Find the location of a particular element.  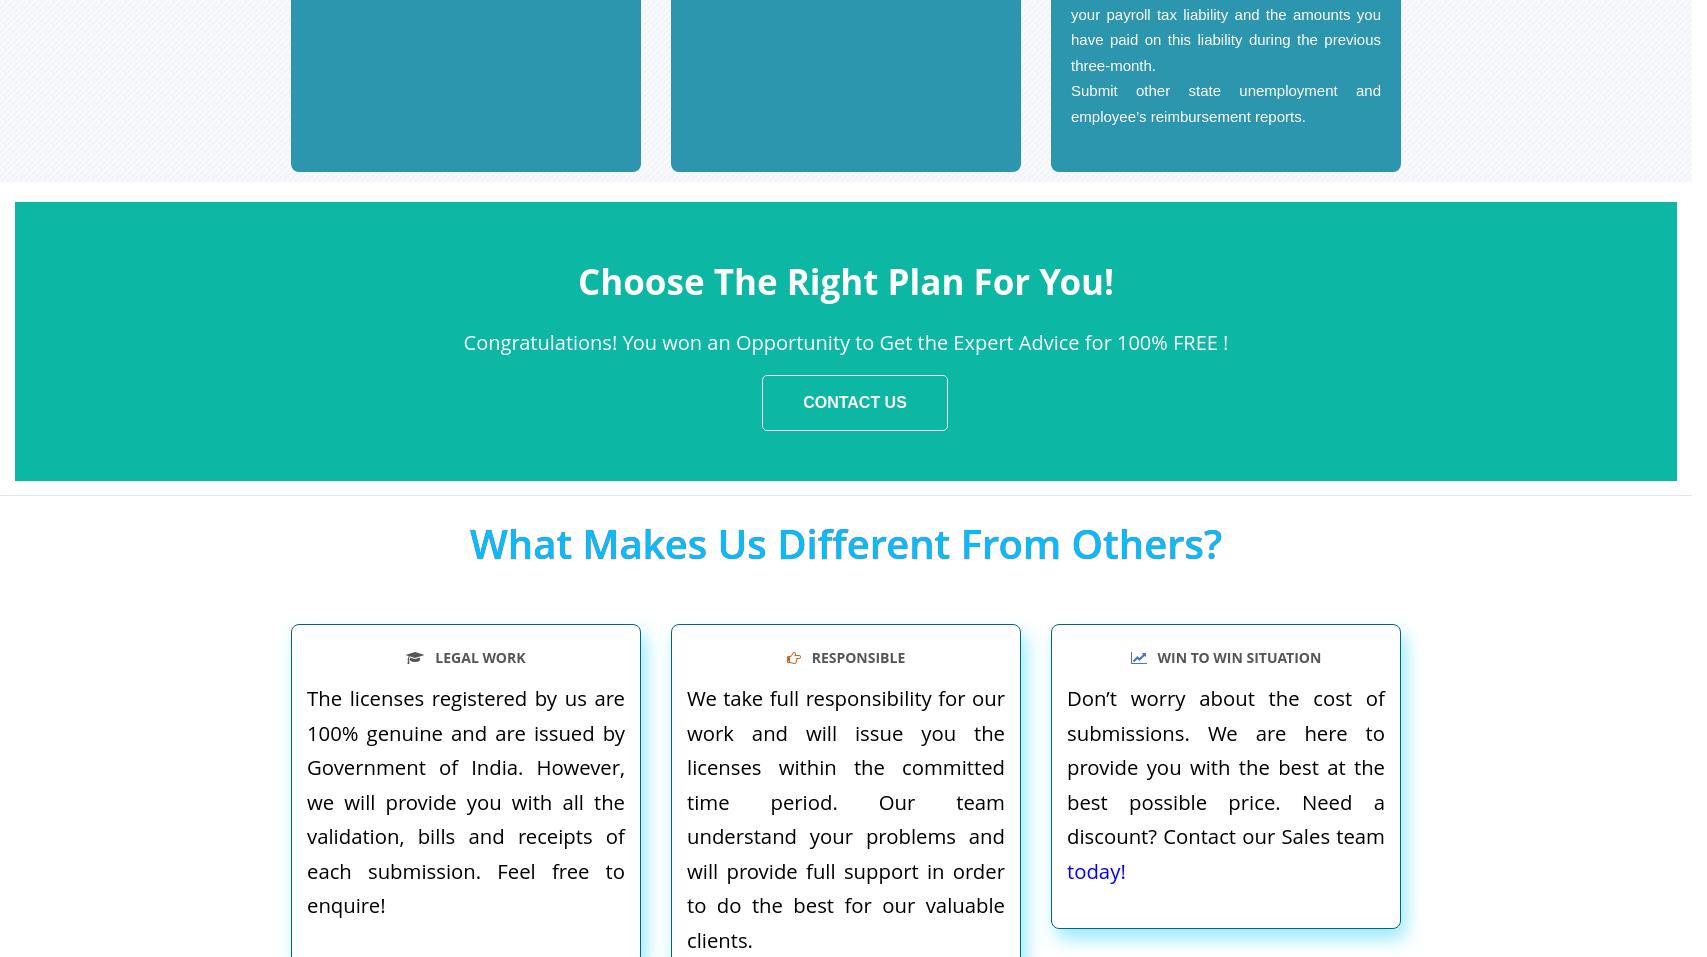

'Don’t worry about the cost of submissions. We are here to provide you with the best at the best possible price.
      Need a discount? Contact our Sales team' is located at coordinates (1224, 766).